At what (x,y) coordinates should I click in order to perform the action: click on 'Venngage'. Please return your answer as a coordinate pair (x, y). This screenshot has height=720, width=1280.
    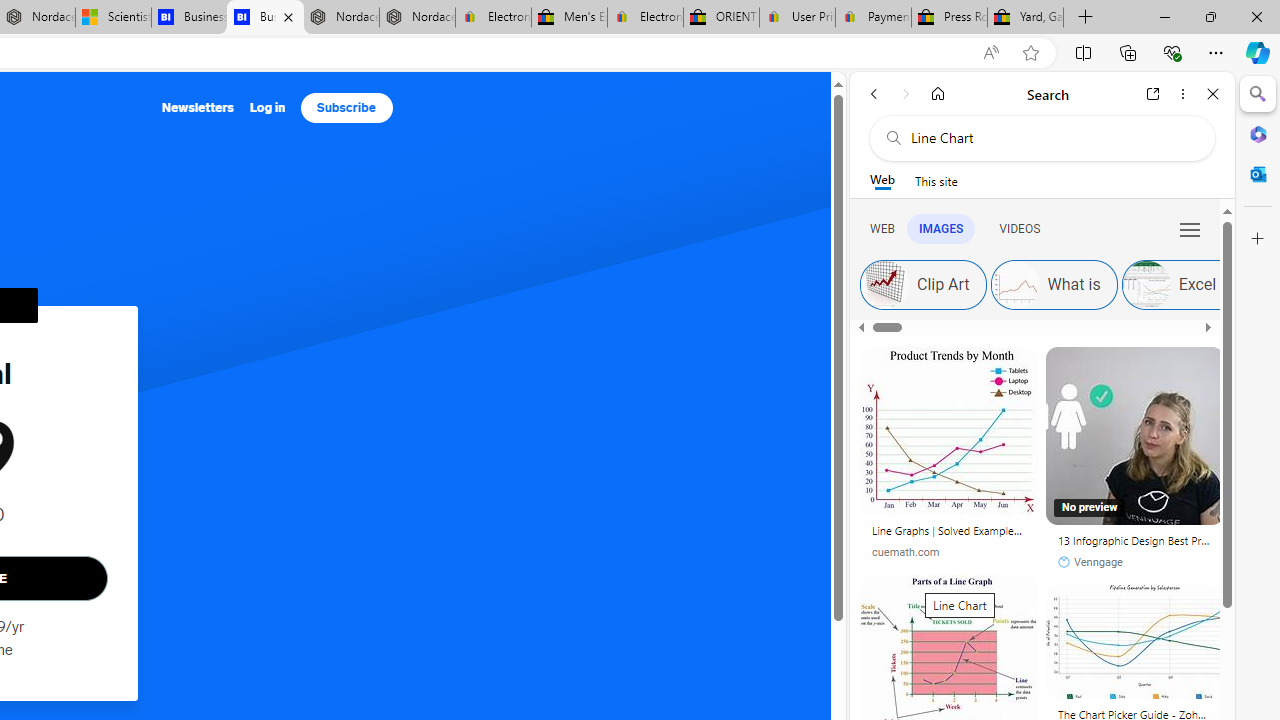
    Looking at the image, I should click on (1089, 562).